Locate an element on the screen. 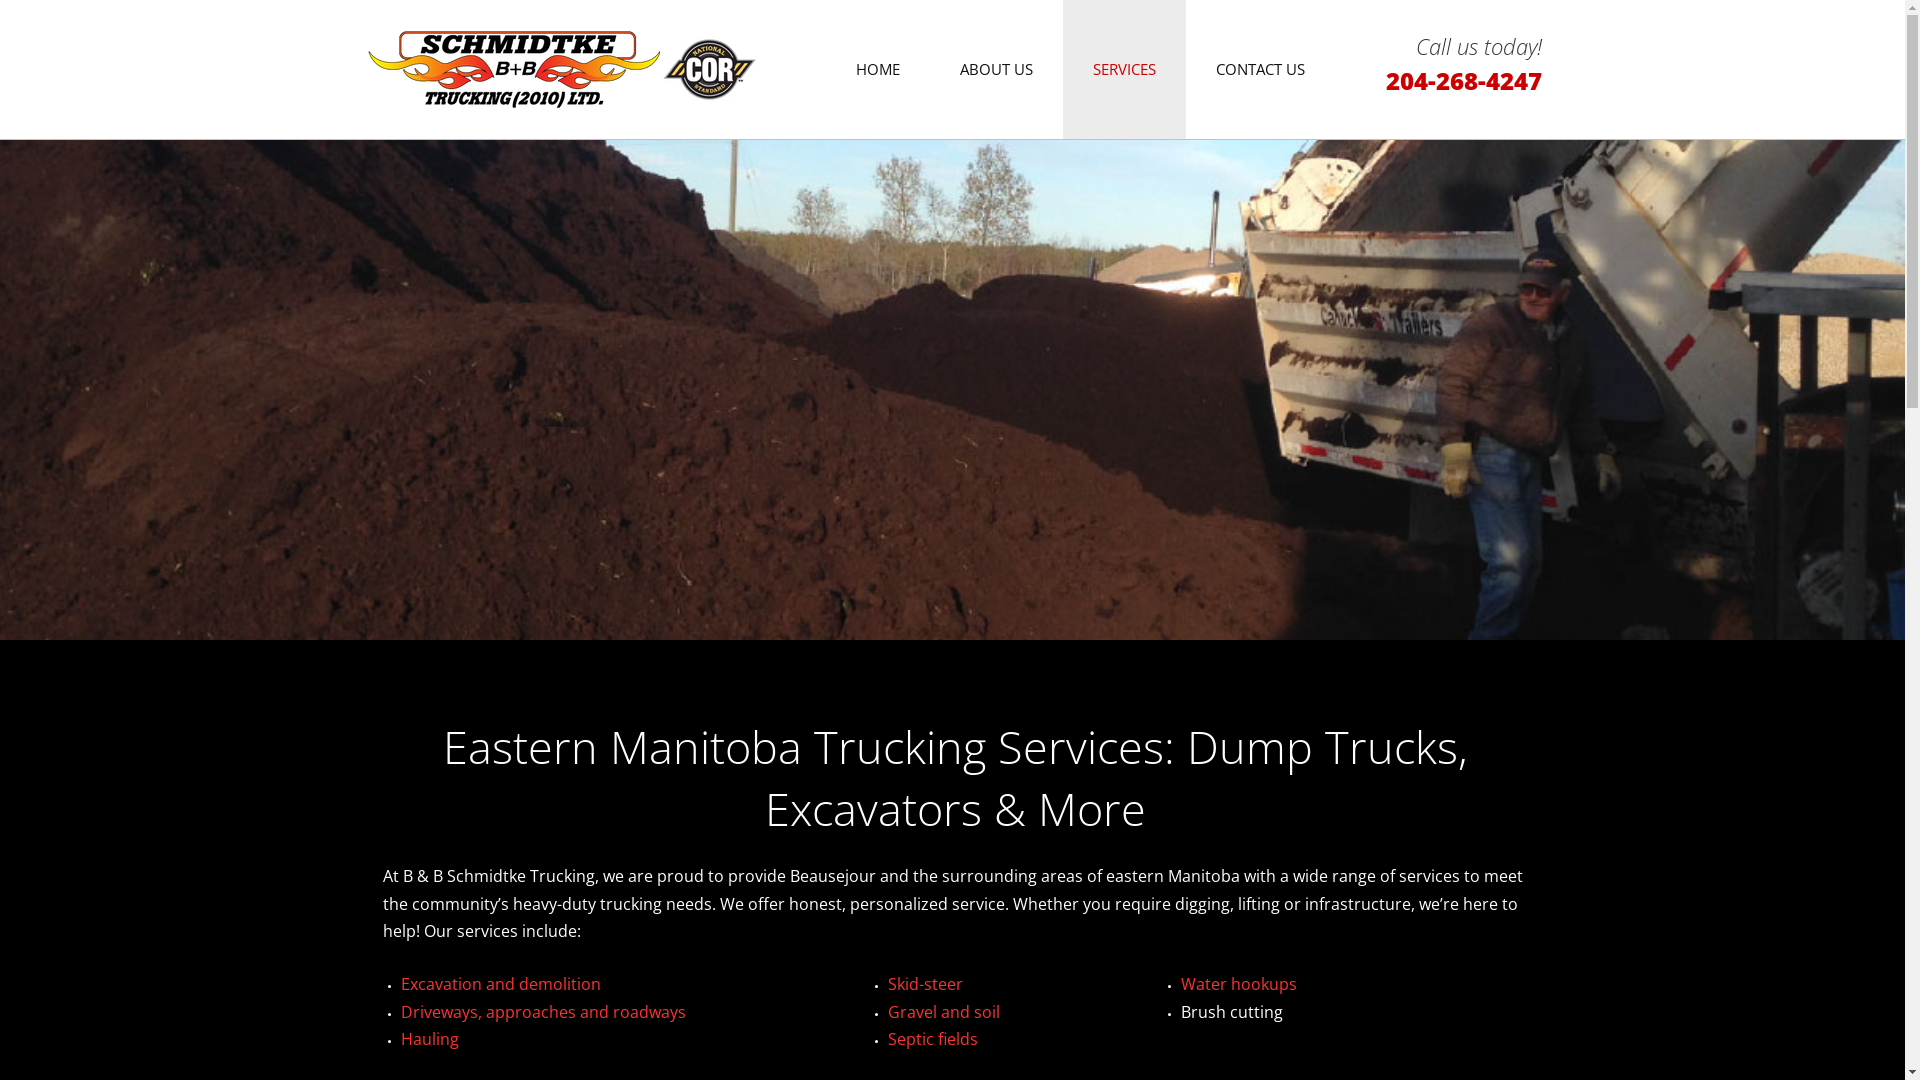 This screenshot has width=1920, height=1080. 'CONTACT US' is located at coordinates (1259, 68).